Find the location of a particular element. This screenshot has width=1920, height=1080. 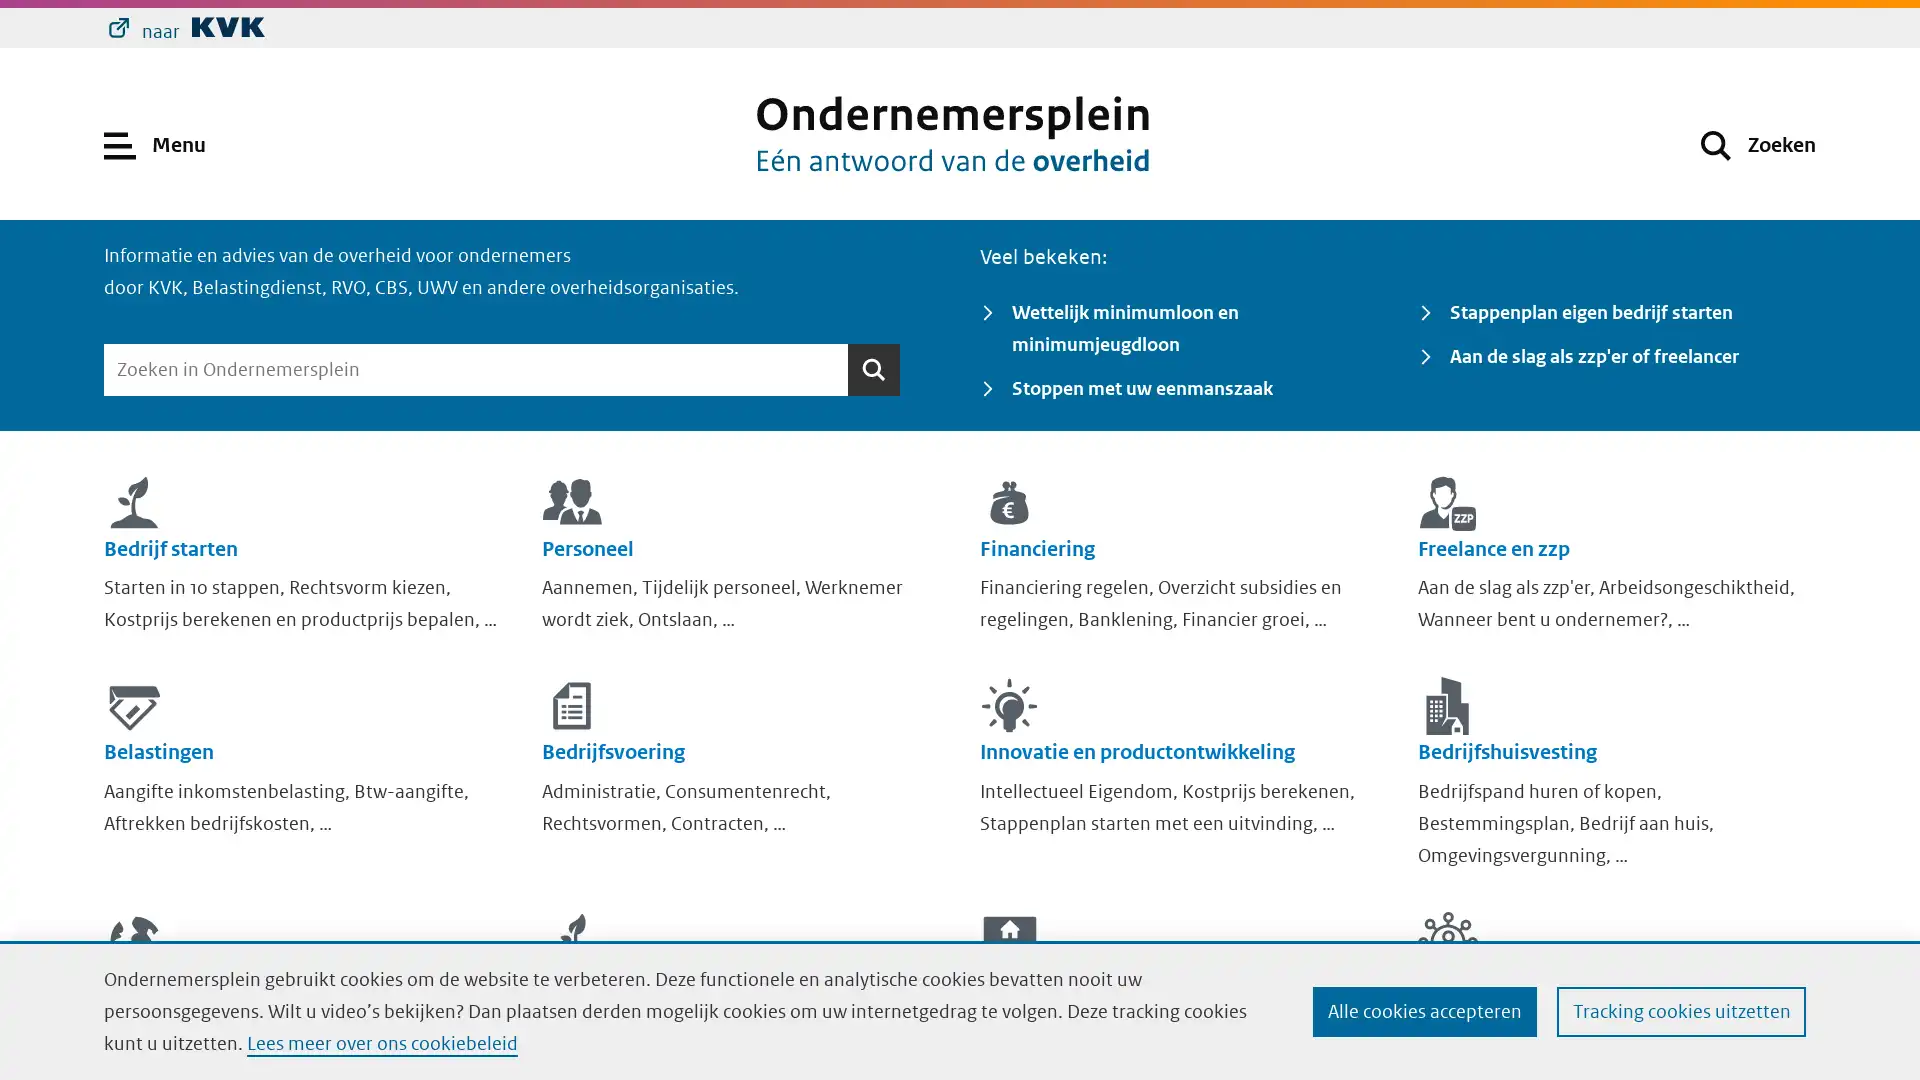

Tracking cookies uitzetten is located at coordinates (1680, 1011).